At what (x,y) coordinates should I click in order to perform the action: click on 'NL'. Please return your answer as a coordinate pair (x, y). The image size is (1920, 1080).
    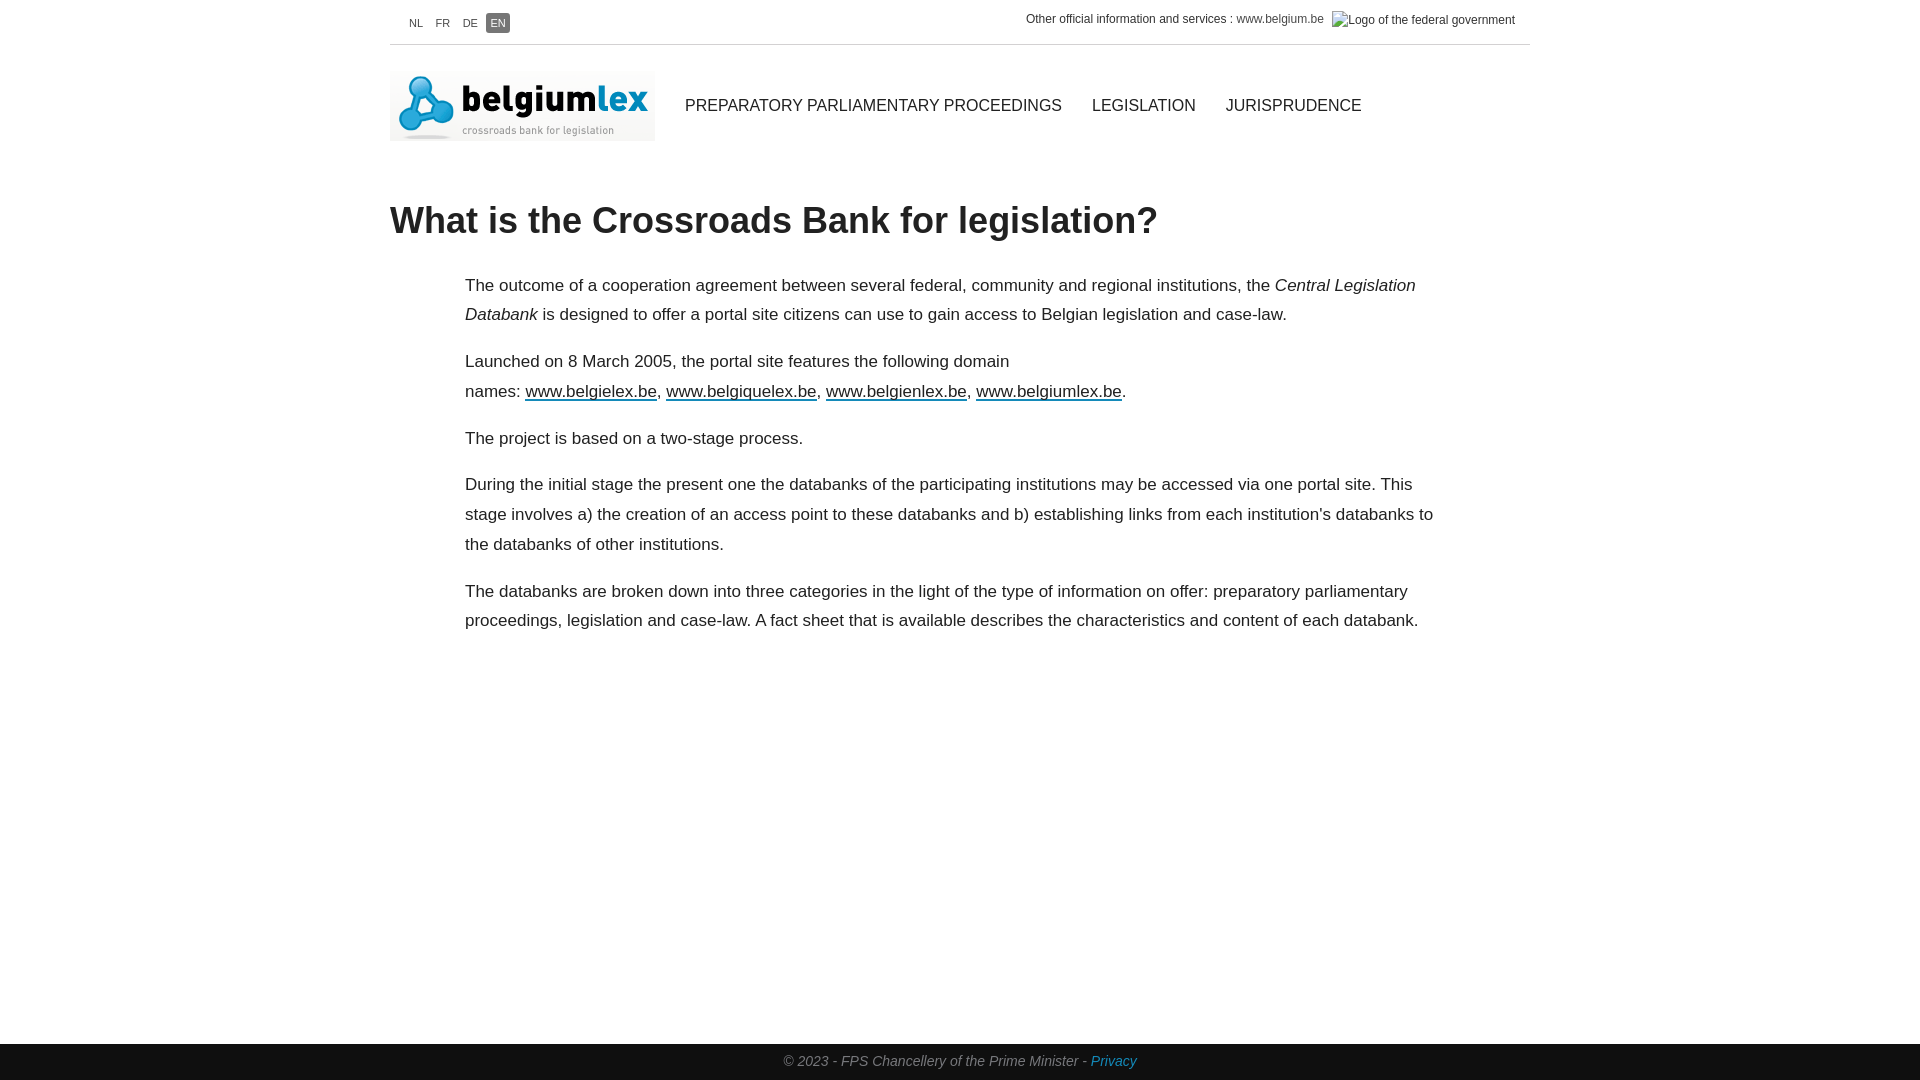
    Looking at the image, I should click on (403, 23).